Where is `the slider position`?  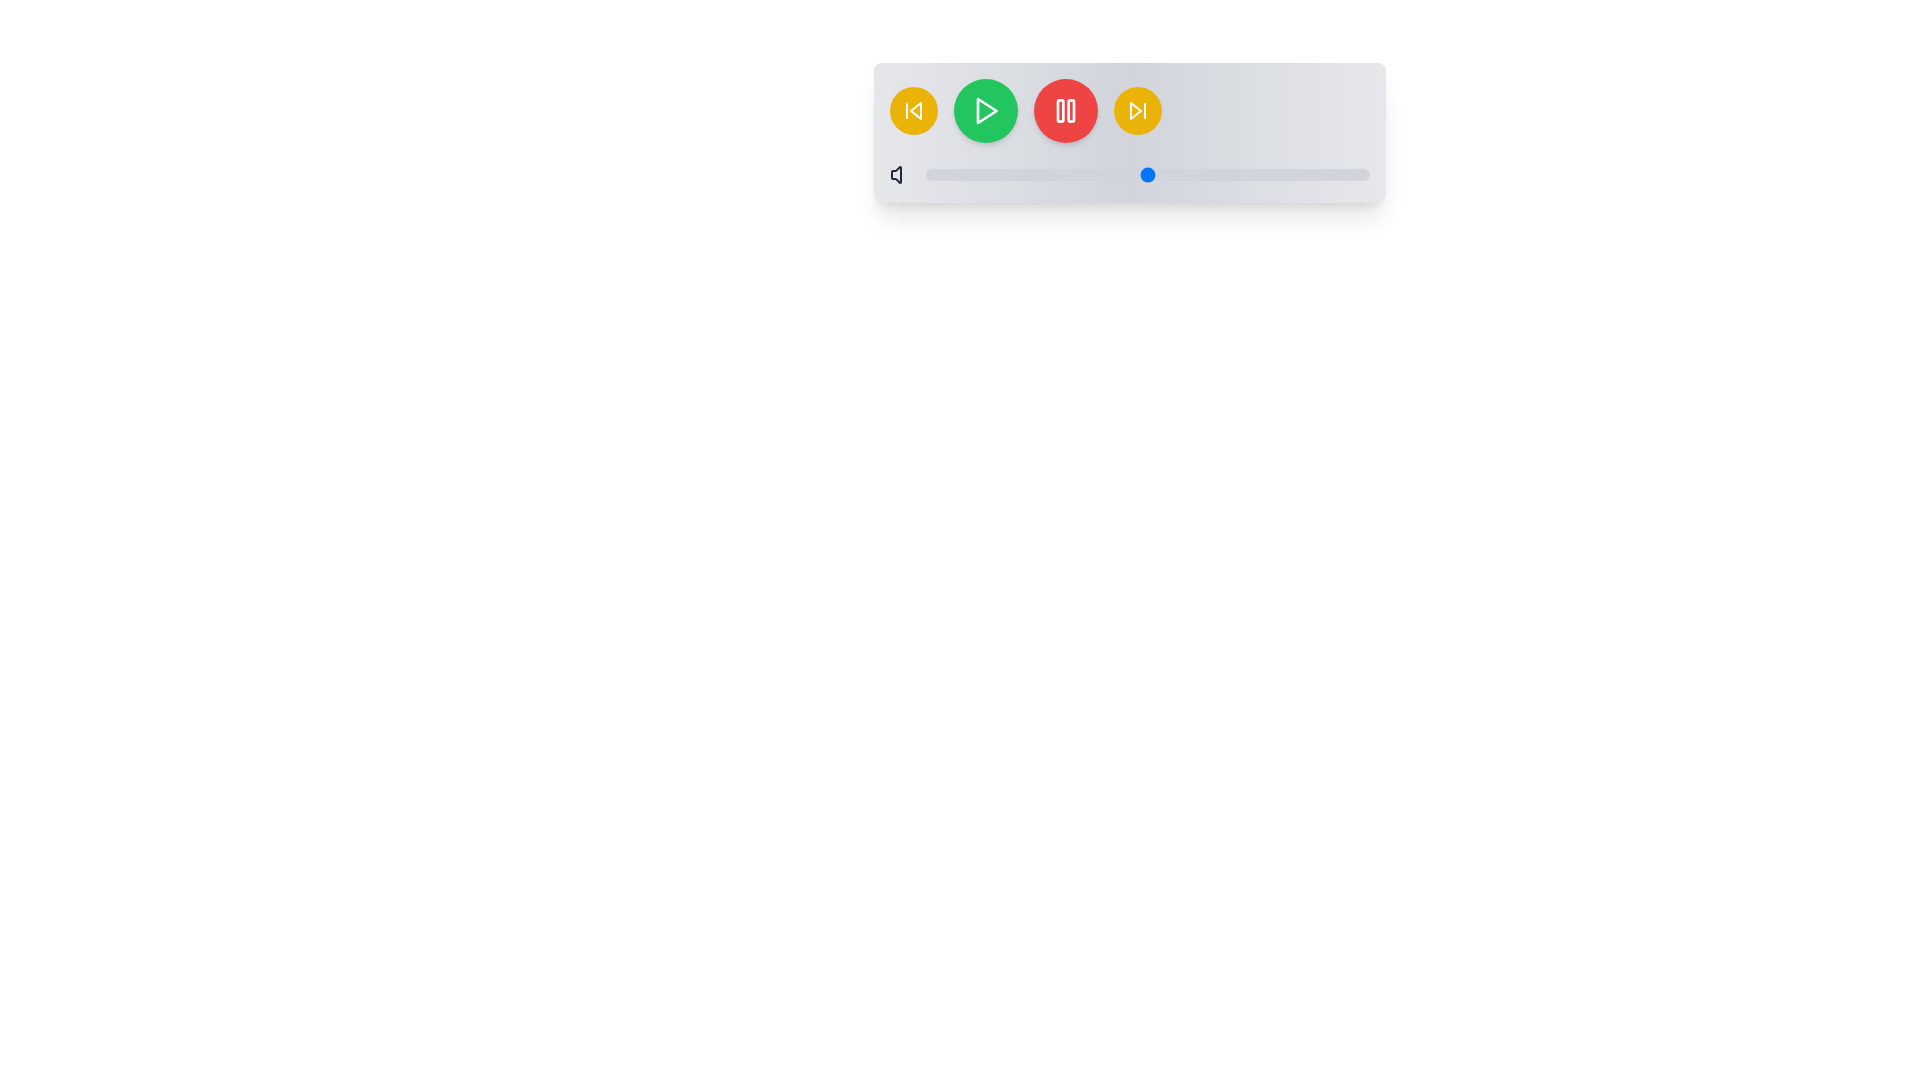 the slider position is located at coordinates (1160, 173).